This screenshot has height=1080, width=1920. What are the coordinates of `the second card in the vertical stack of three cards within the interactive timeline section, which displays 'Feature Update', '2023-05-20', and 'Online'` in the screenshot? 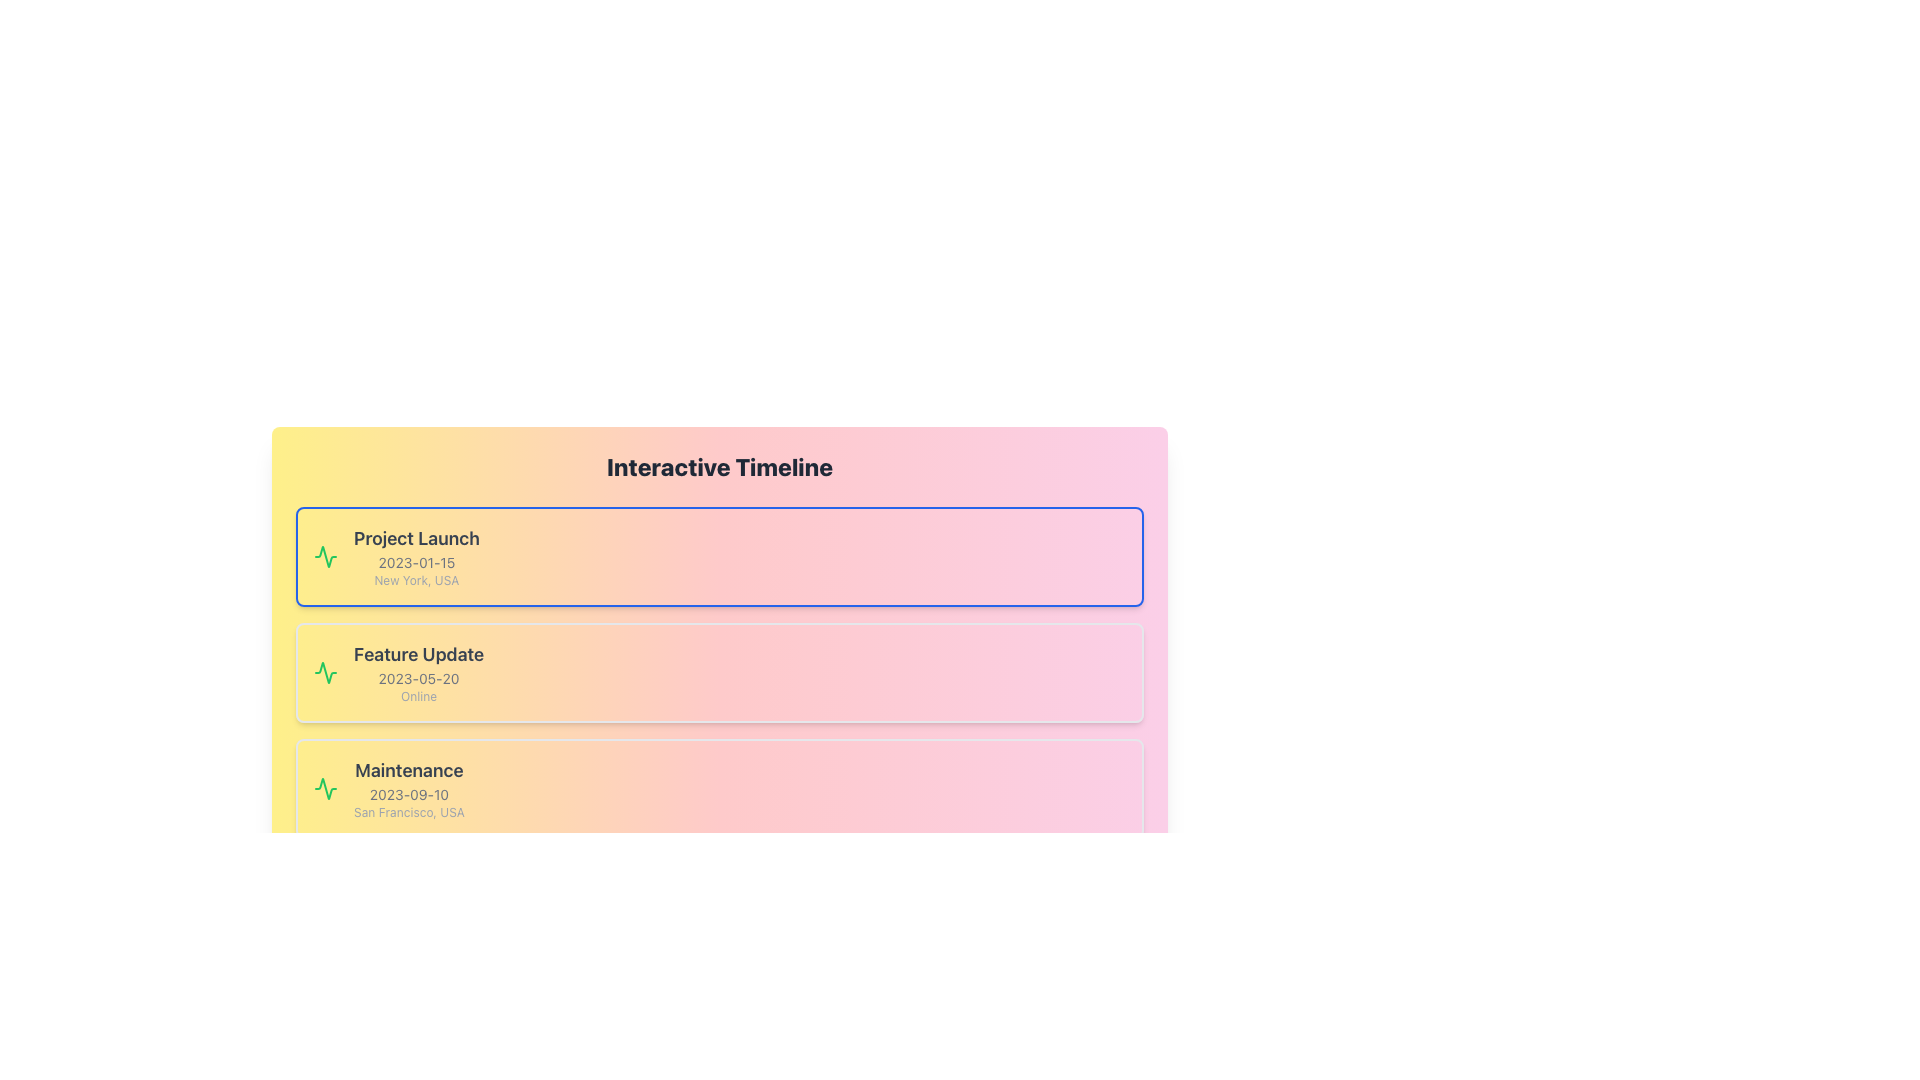 It's located at (720, 672).